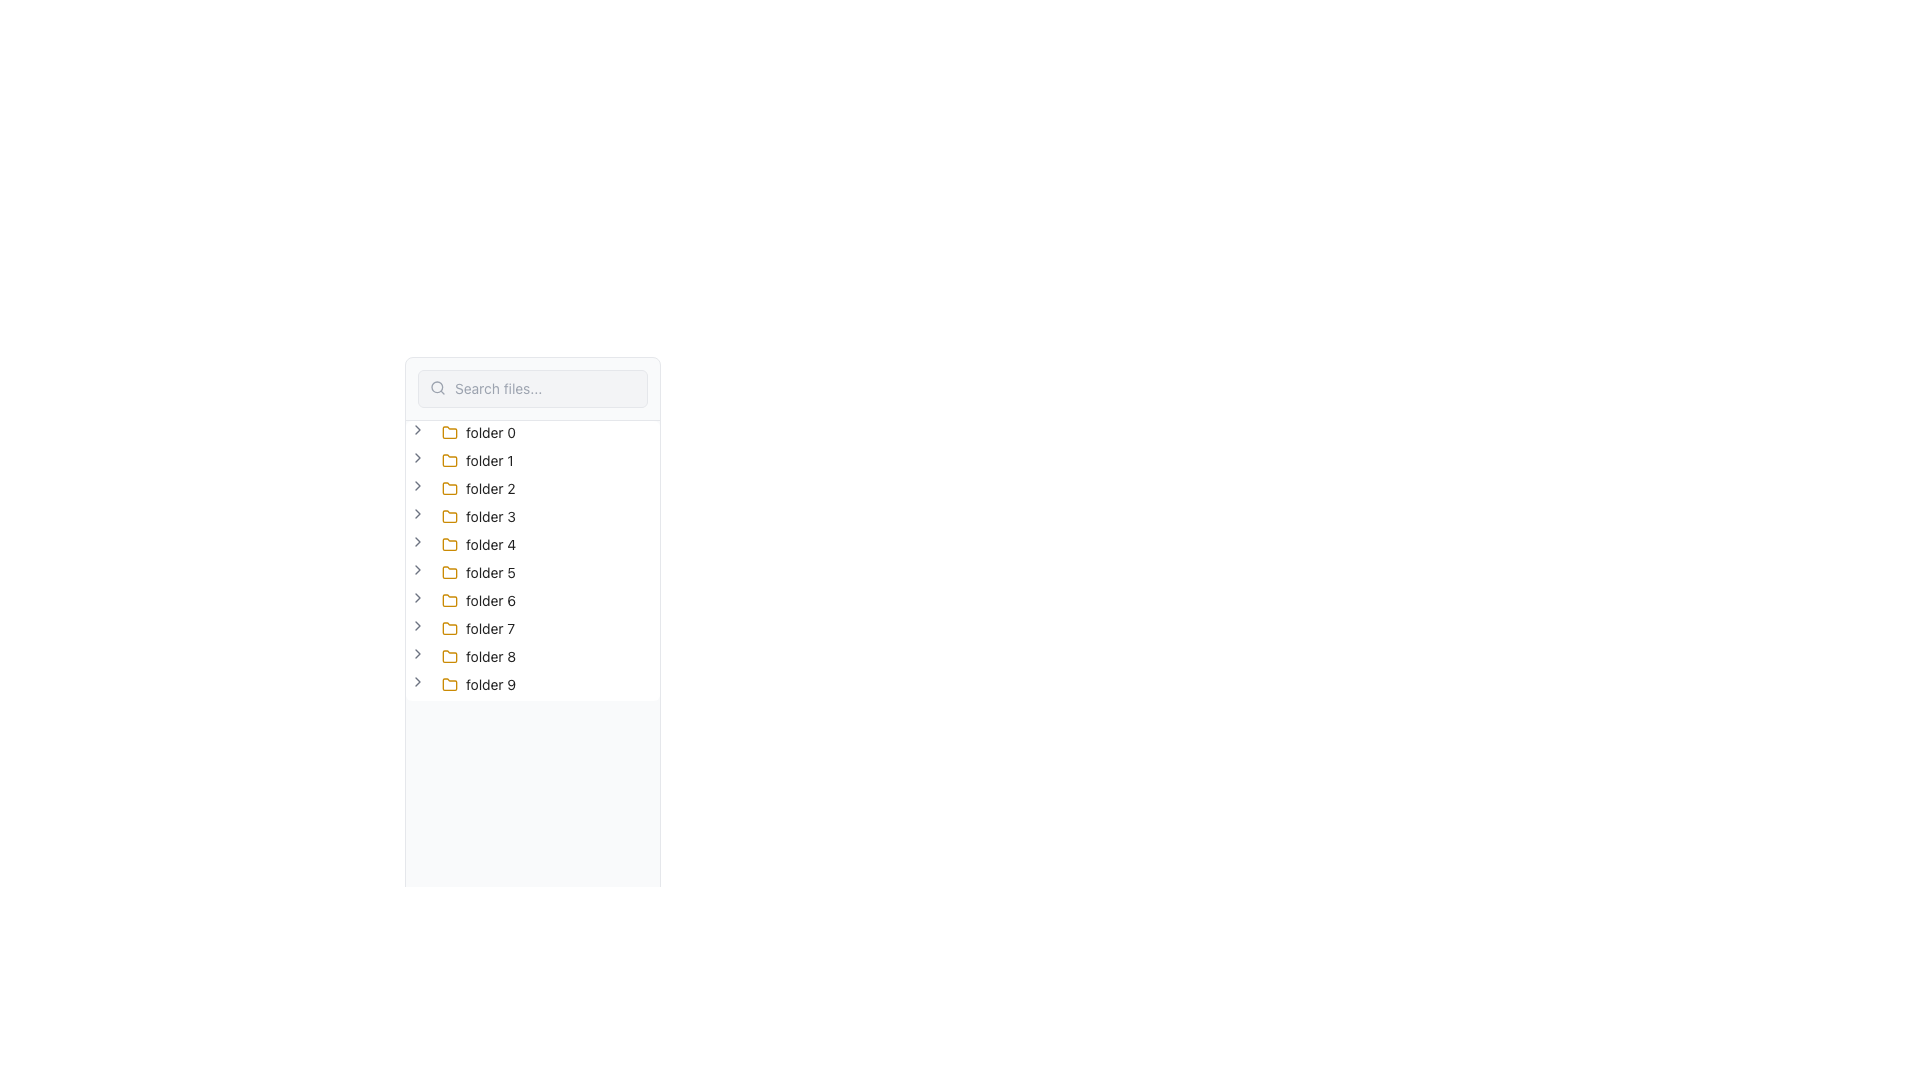 The width and height of the screenshot is (1920, 1080). What do you see at coordinates (476, 461) in the screenshot?
I see `the 'folder 1' Tree view item, which is a yellow folder icon` at bounding box center [476, 461].